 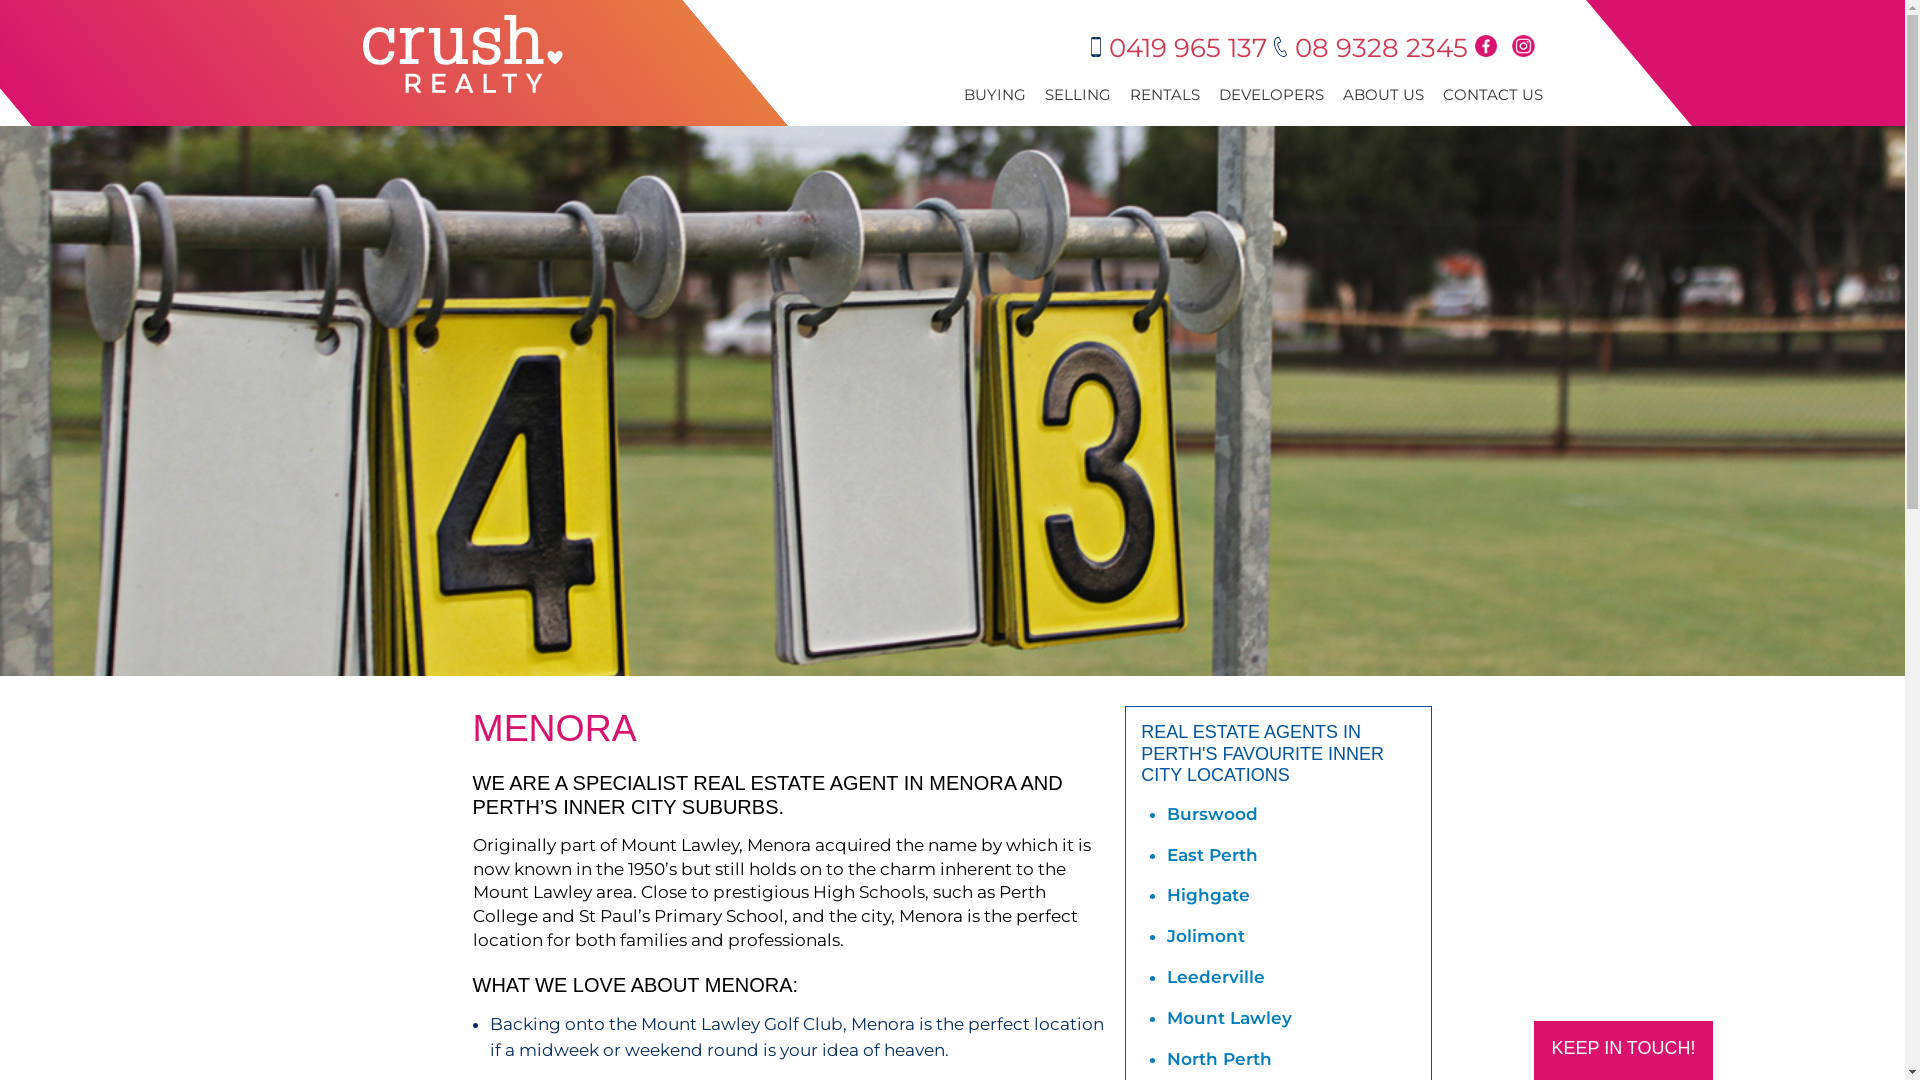 What do you see at coordinates (1211, 855) in the screenshot?
I see `'East Perth'` at bounding box center [1211, 855].